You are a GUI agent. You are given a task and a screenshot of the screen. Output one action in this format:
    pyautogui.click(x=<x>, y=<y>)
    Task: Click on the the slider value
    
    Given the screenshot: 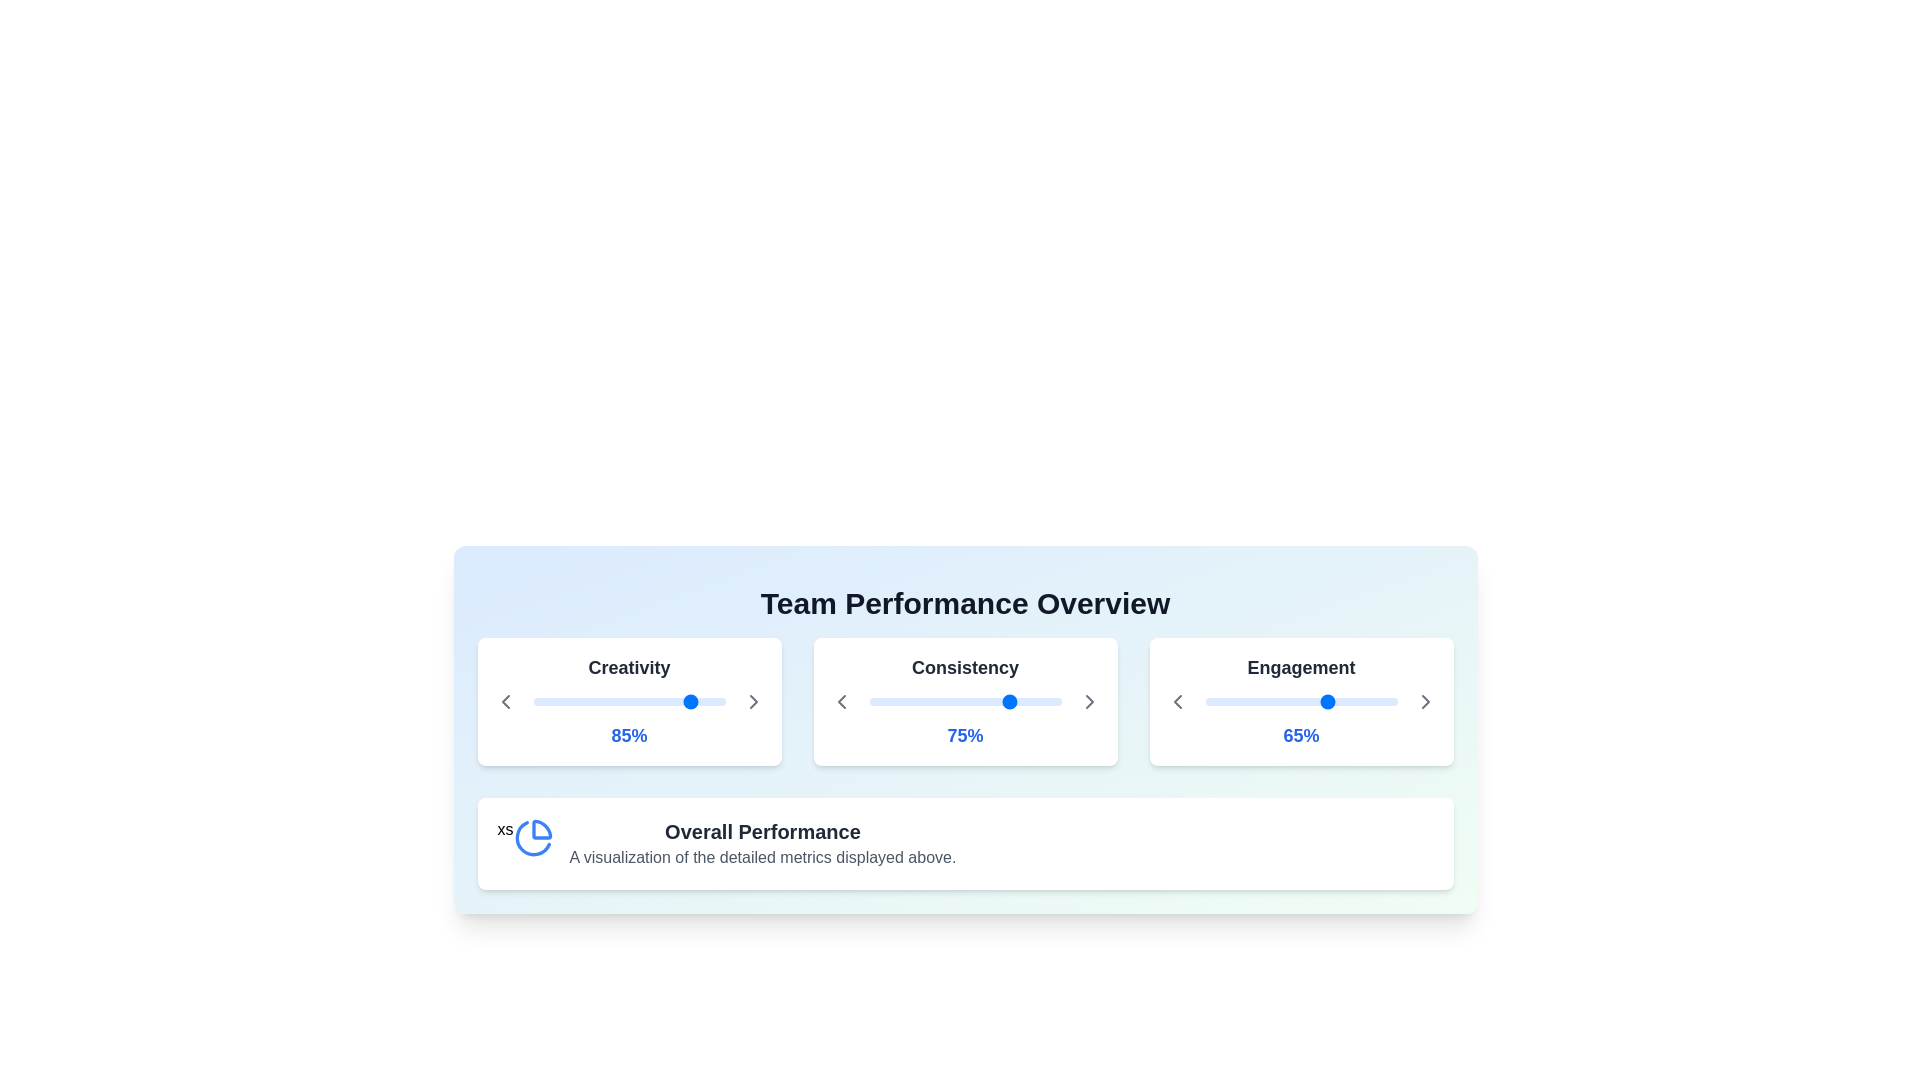 What is the action you would take?
    pyautogui.click(x=901, y=701)
    